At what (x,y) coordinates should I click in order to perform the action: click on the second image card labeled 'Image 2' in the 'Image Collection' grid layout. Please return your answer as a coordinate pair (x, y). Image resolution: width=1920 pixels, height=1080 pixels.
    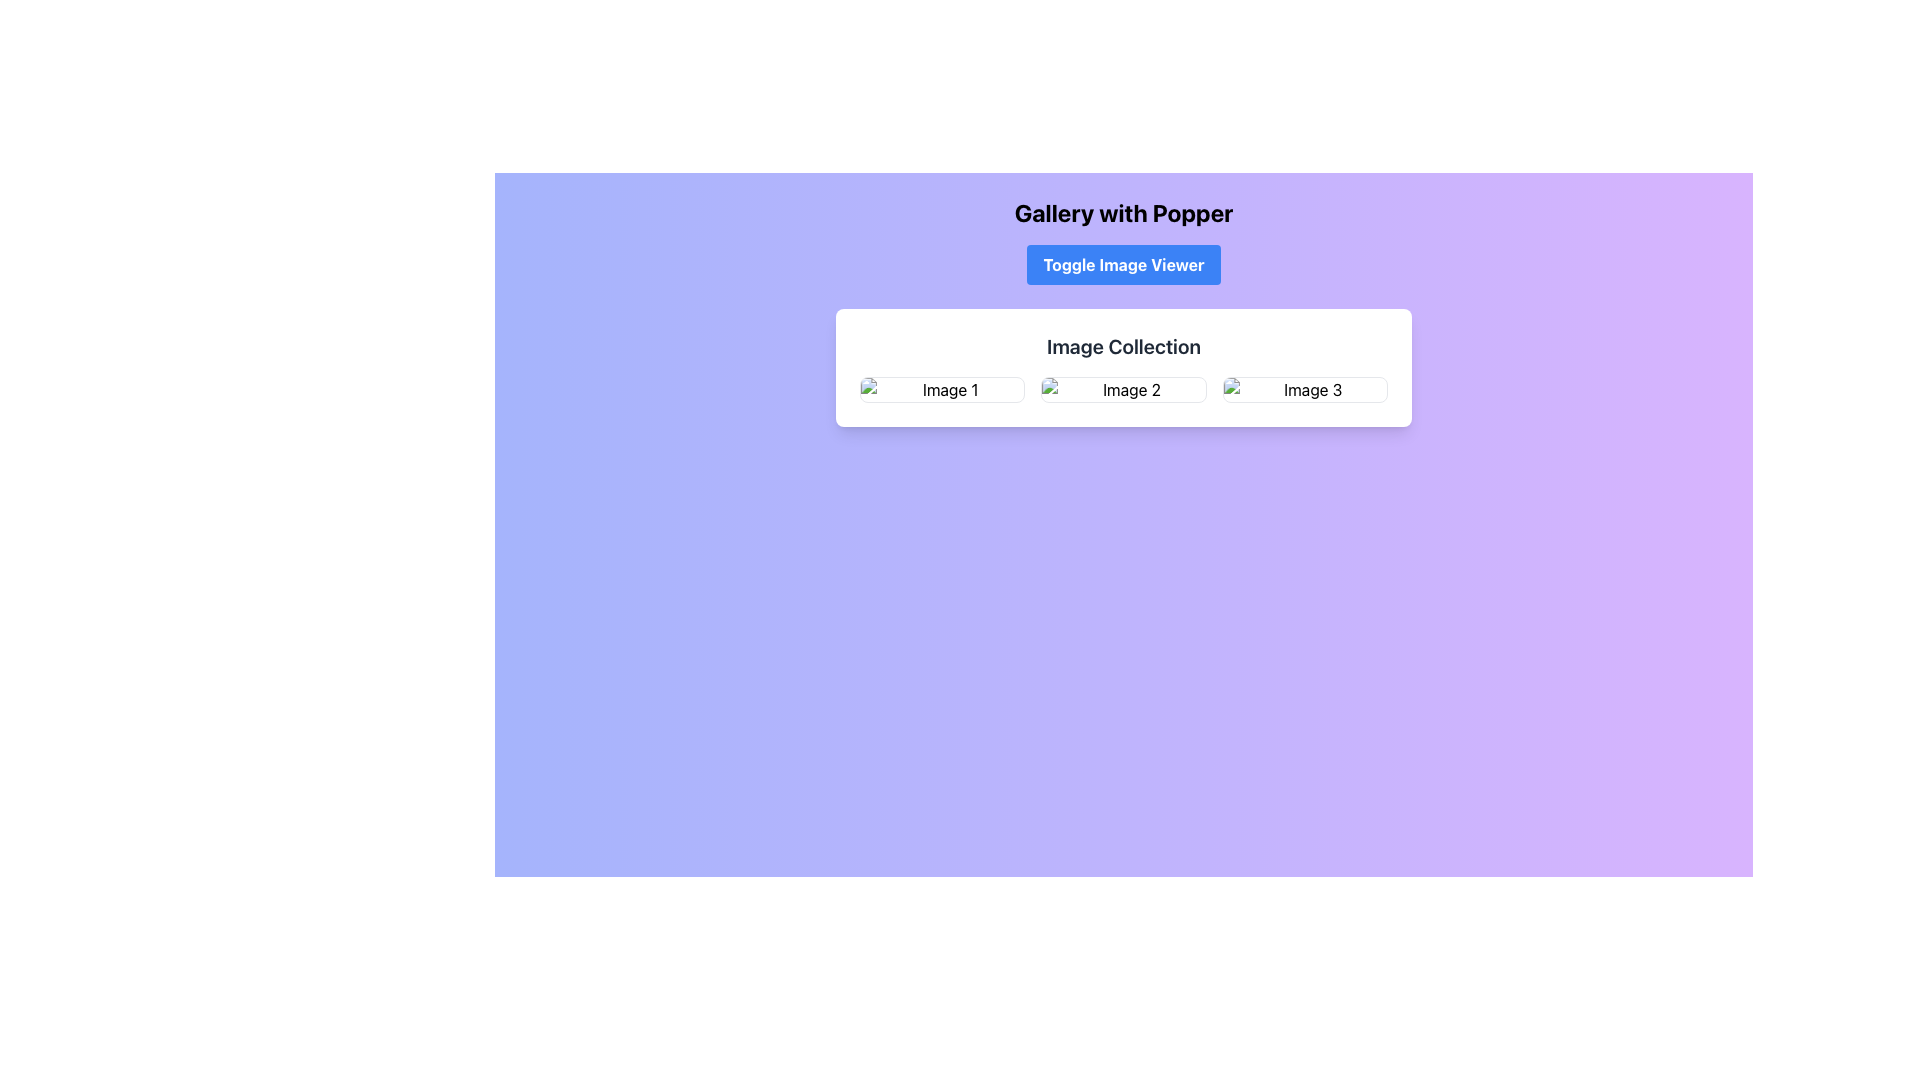
    Looking at the image, I should click on (1123, 389).